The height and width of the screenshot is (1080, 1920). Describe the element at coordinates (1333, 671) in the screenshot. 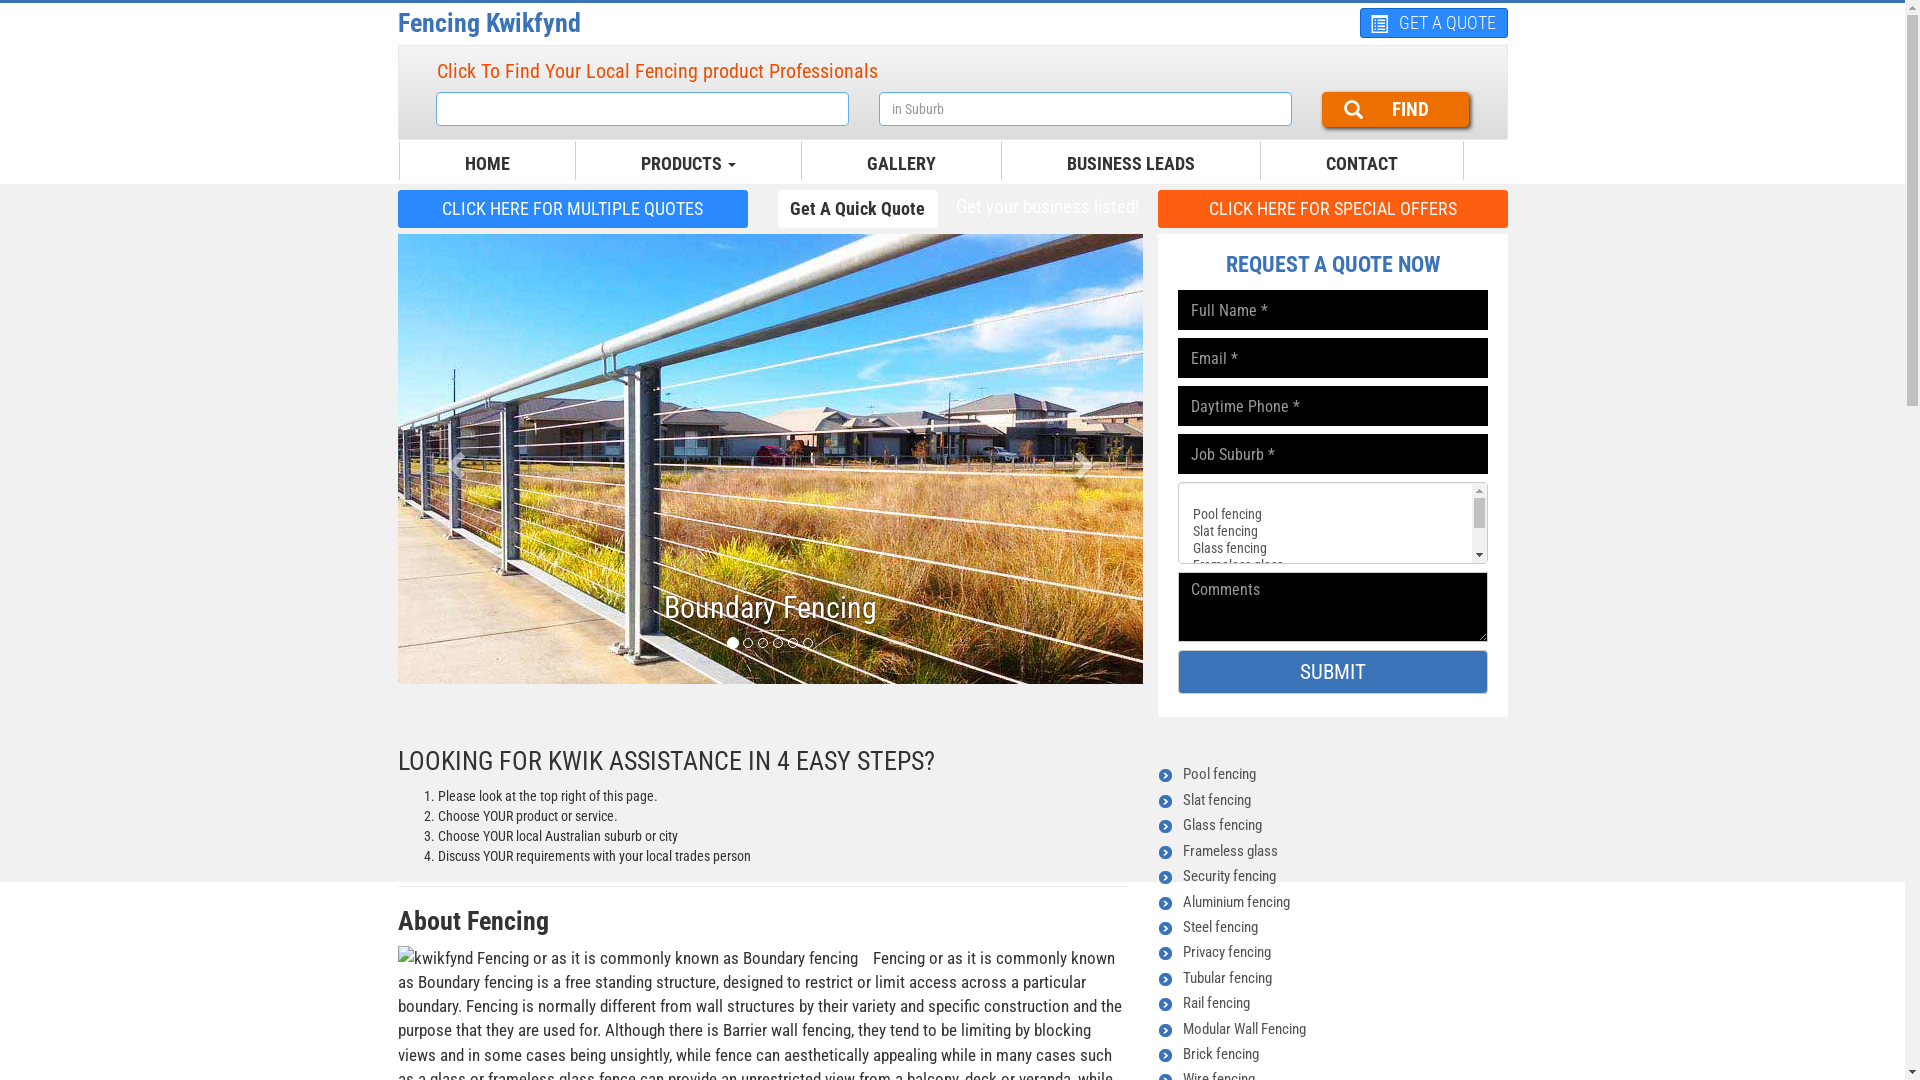

I see `'SUBMIT'` at that location.